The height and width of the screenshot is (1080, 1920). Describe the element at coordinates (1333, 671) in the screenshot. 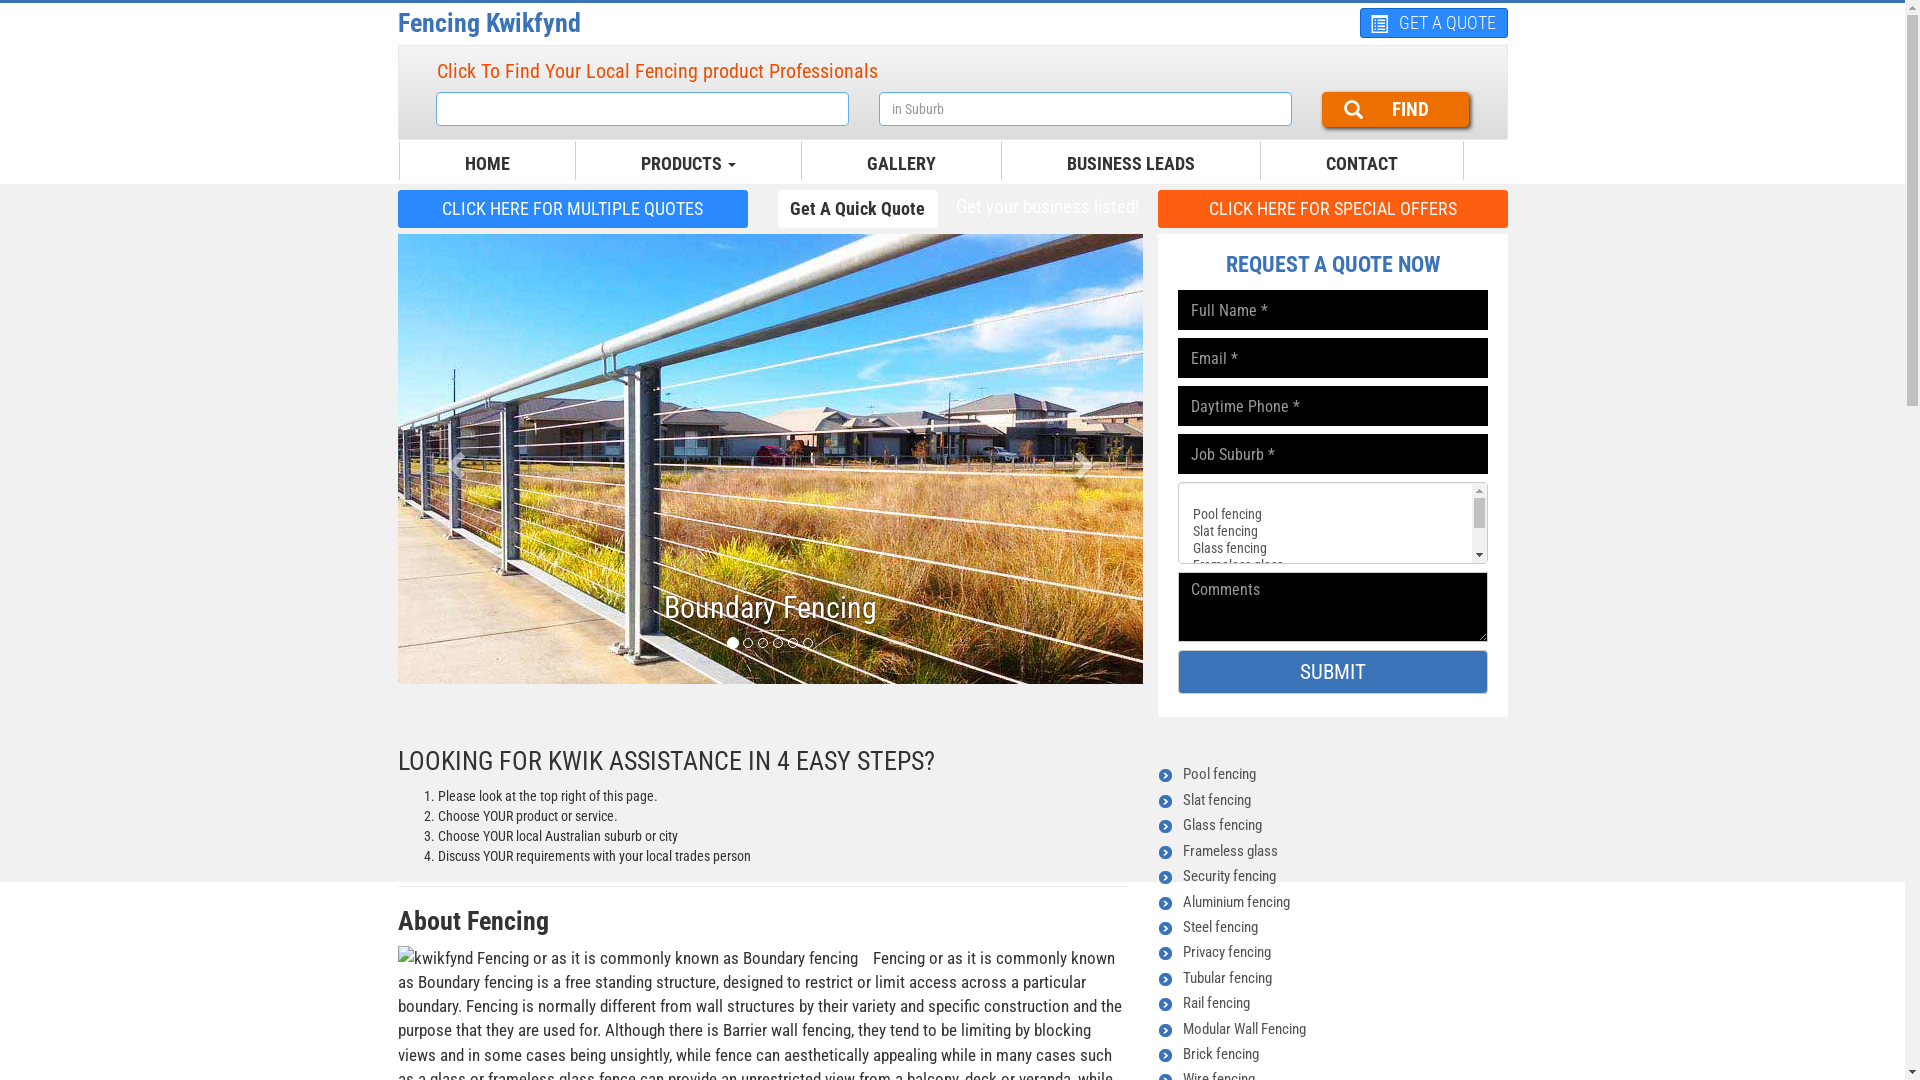

I see `'SUBMIT'` at that location.